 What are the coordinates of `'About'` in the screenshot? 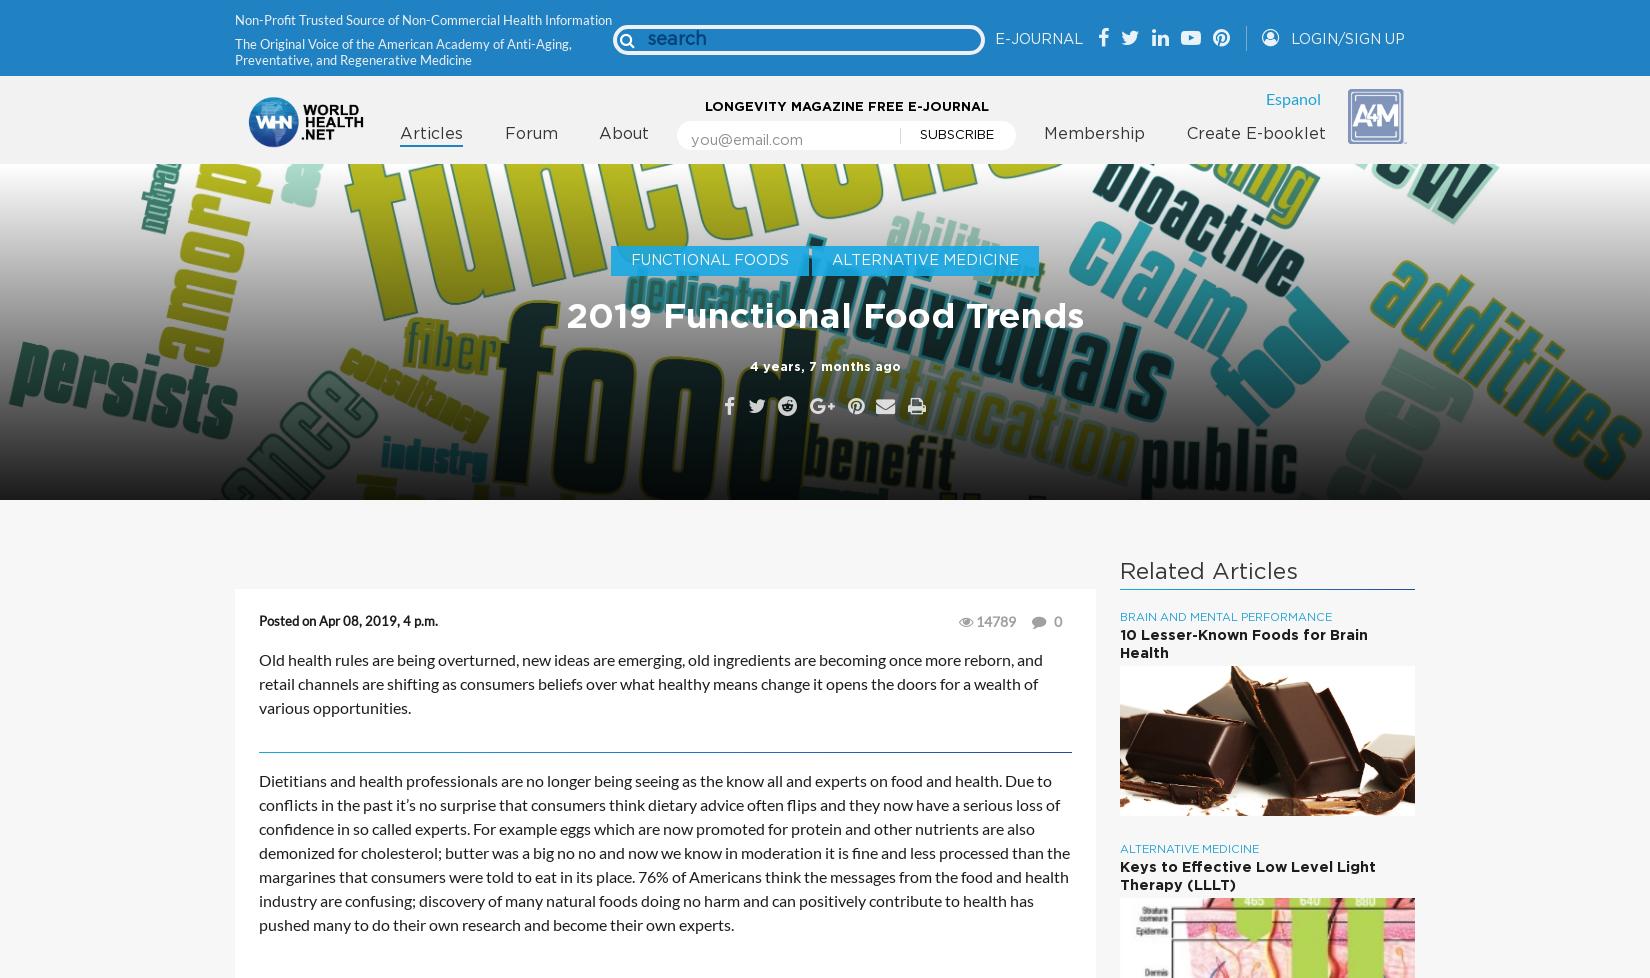 It's located at (623, 133).